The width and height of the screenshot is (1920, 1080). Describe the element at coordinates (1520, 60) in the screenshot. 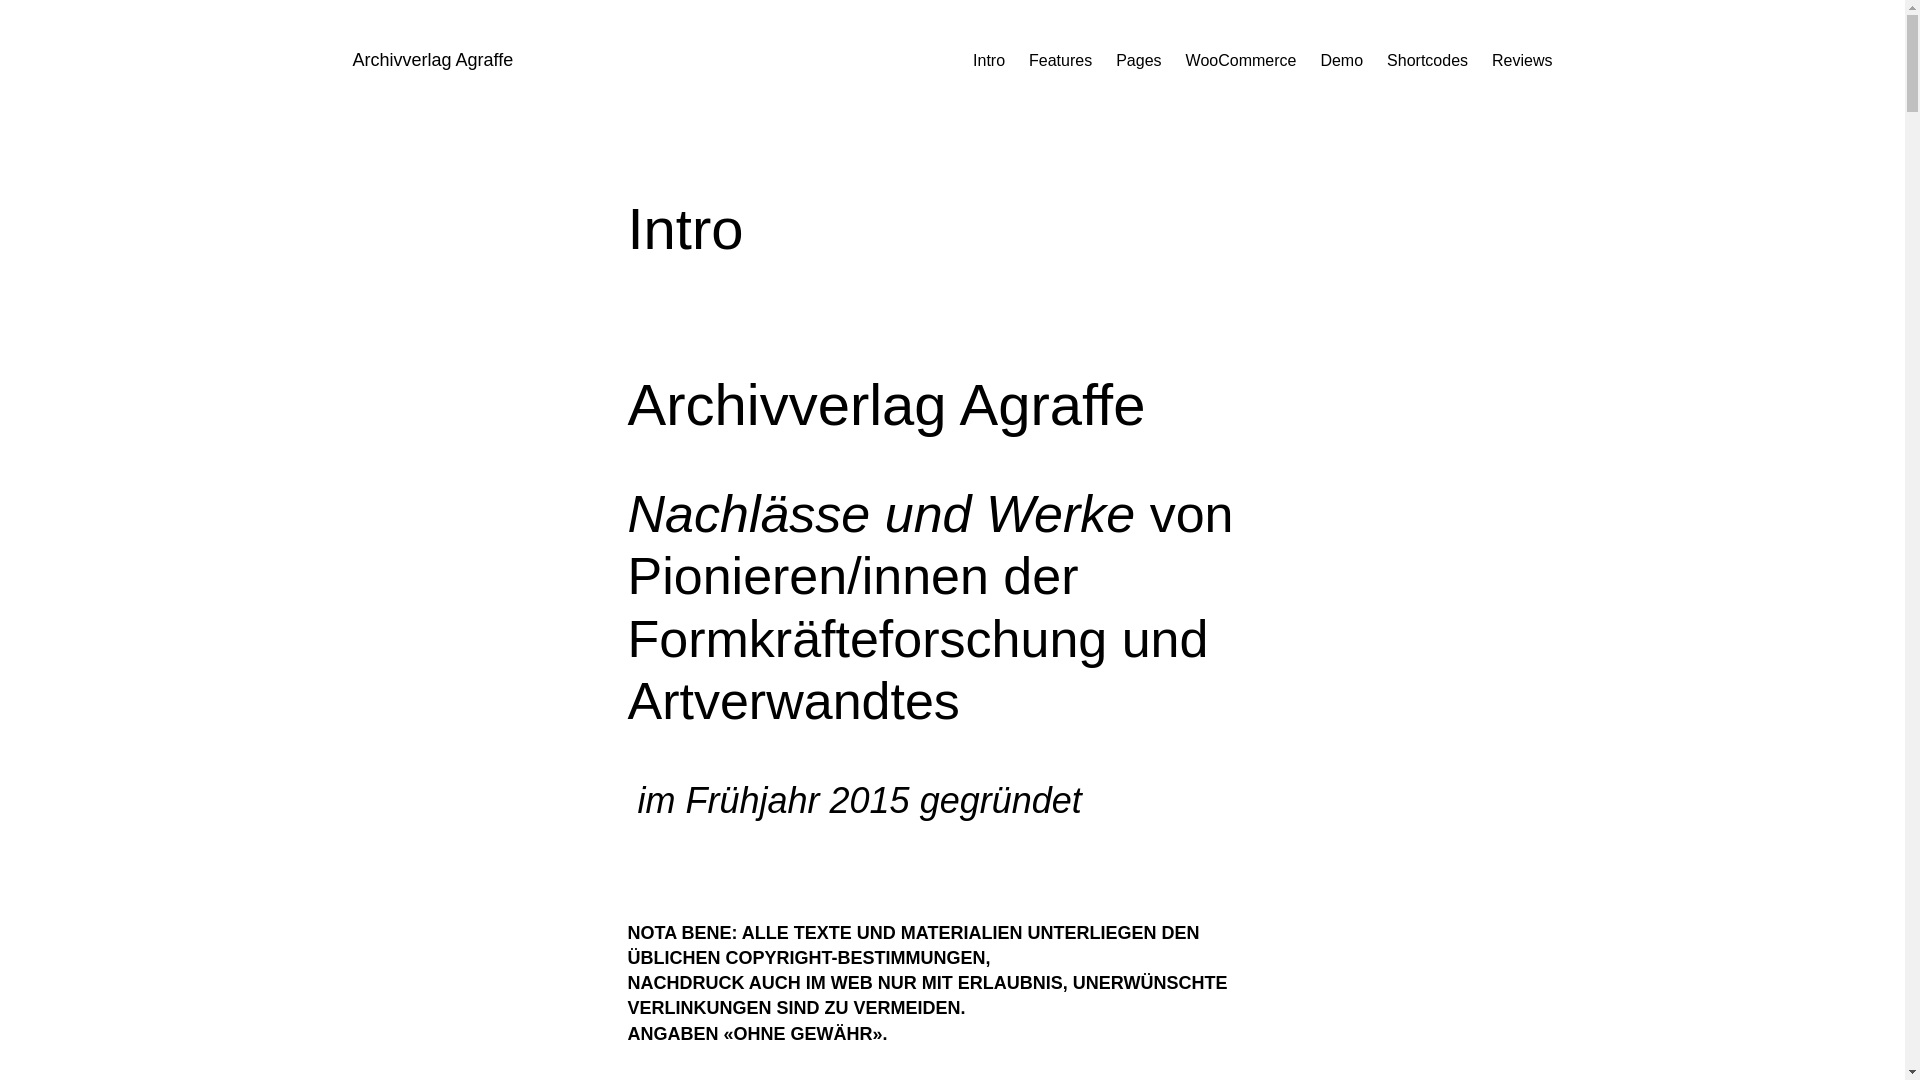

I see `'Reviews'` at that location.